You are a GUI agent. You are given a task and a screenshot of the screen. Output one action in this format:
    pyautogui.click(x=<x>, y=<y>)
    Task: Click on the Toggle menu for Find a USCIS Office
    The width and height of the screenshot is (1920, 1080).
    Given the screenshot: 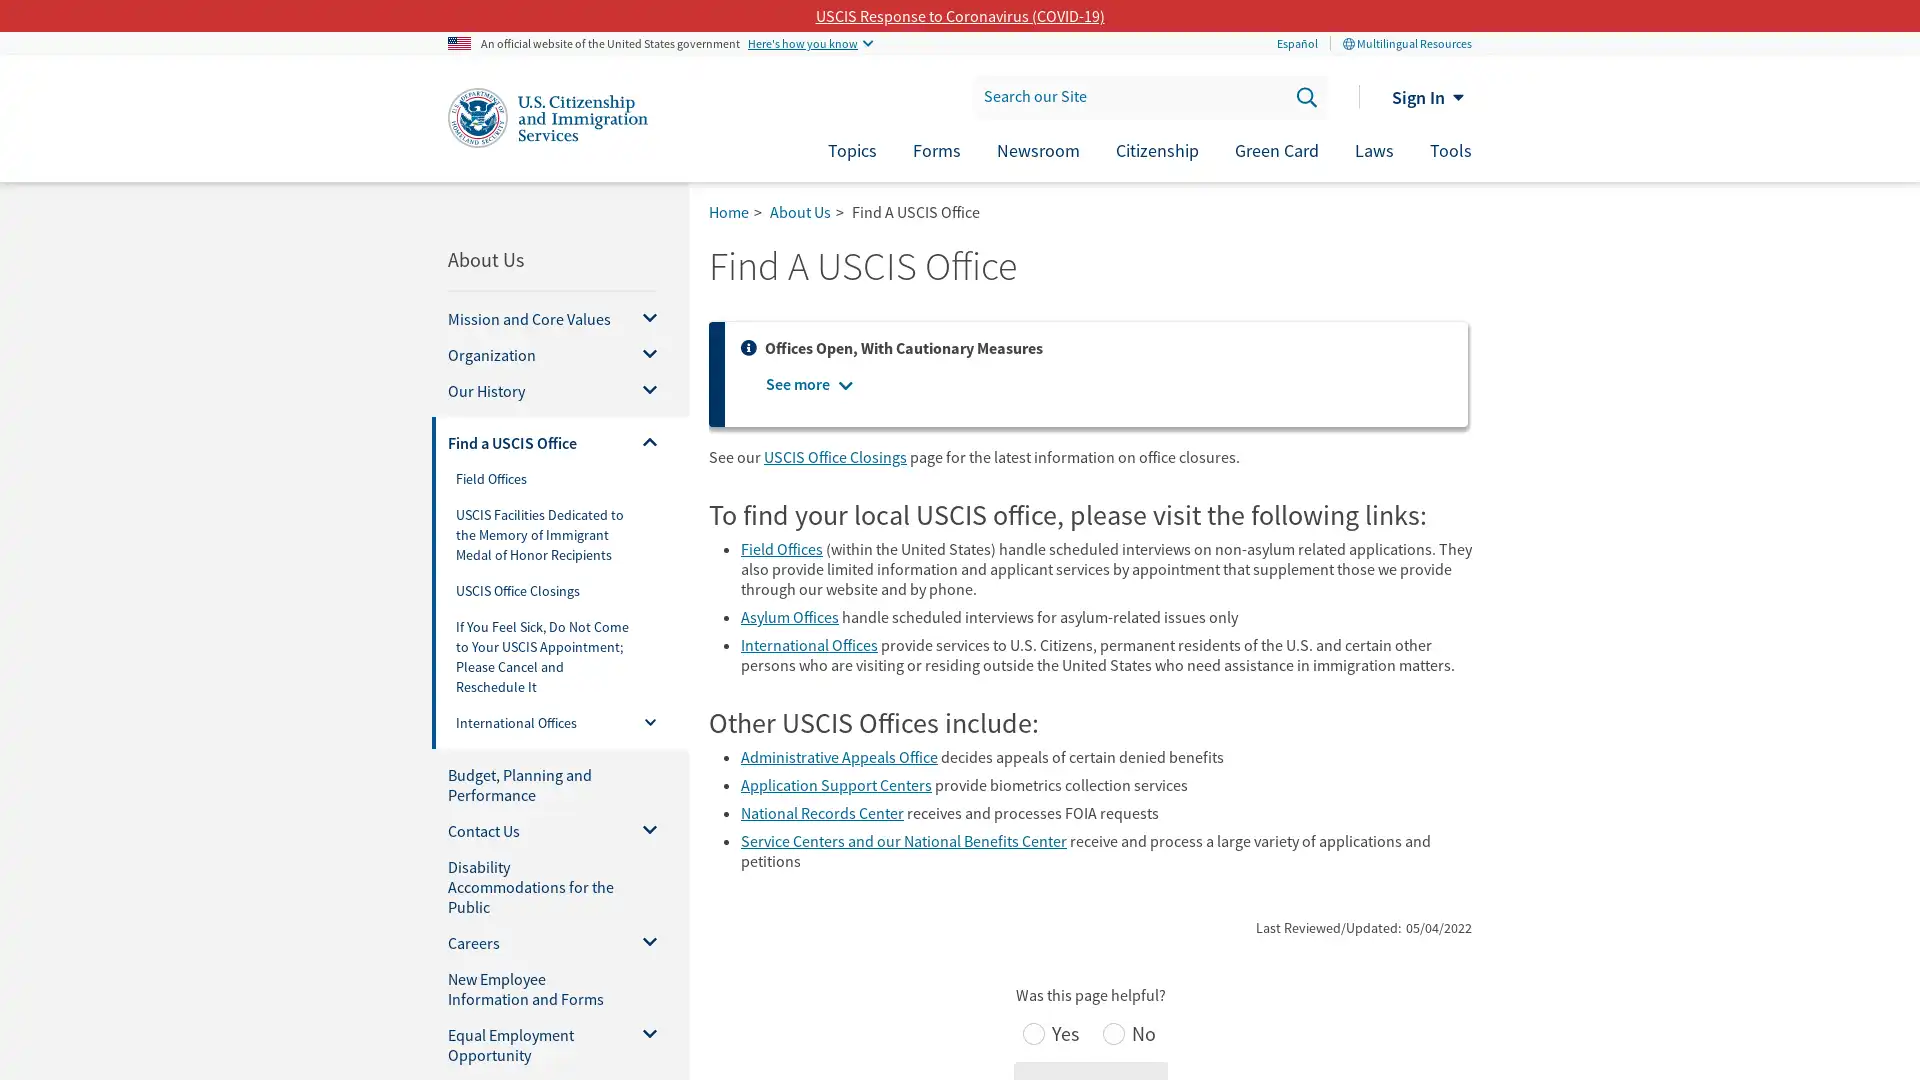 What is the action you would take?
    pyautogui.click(x=642, y=442)
    